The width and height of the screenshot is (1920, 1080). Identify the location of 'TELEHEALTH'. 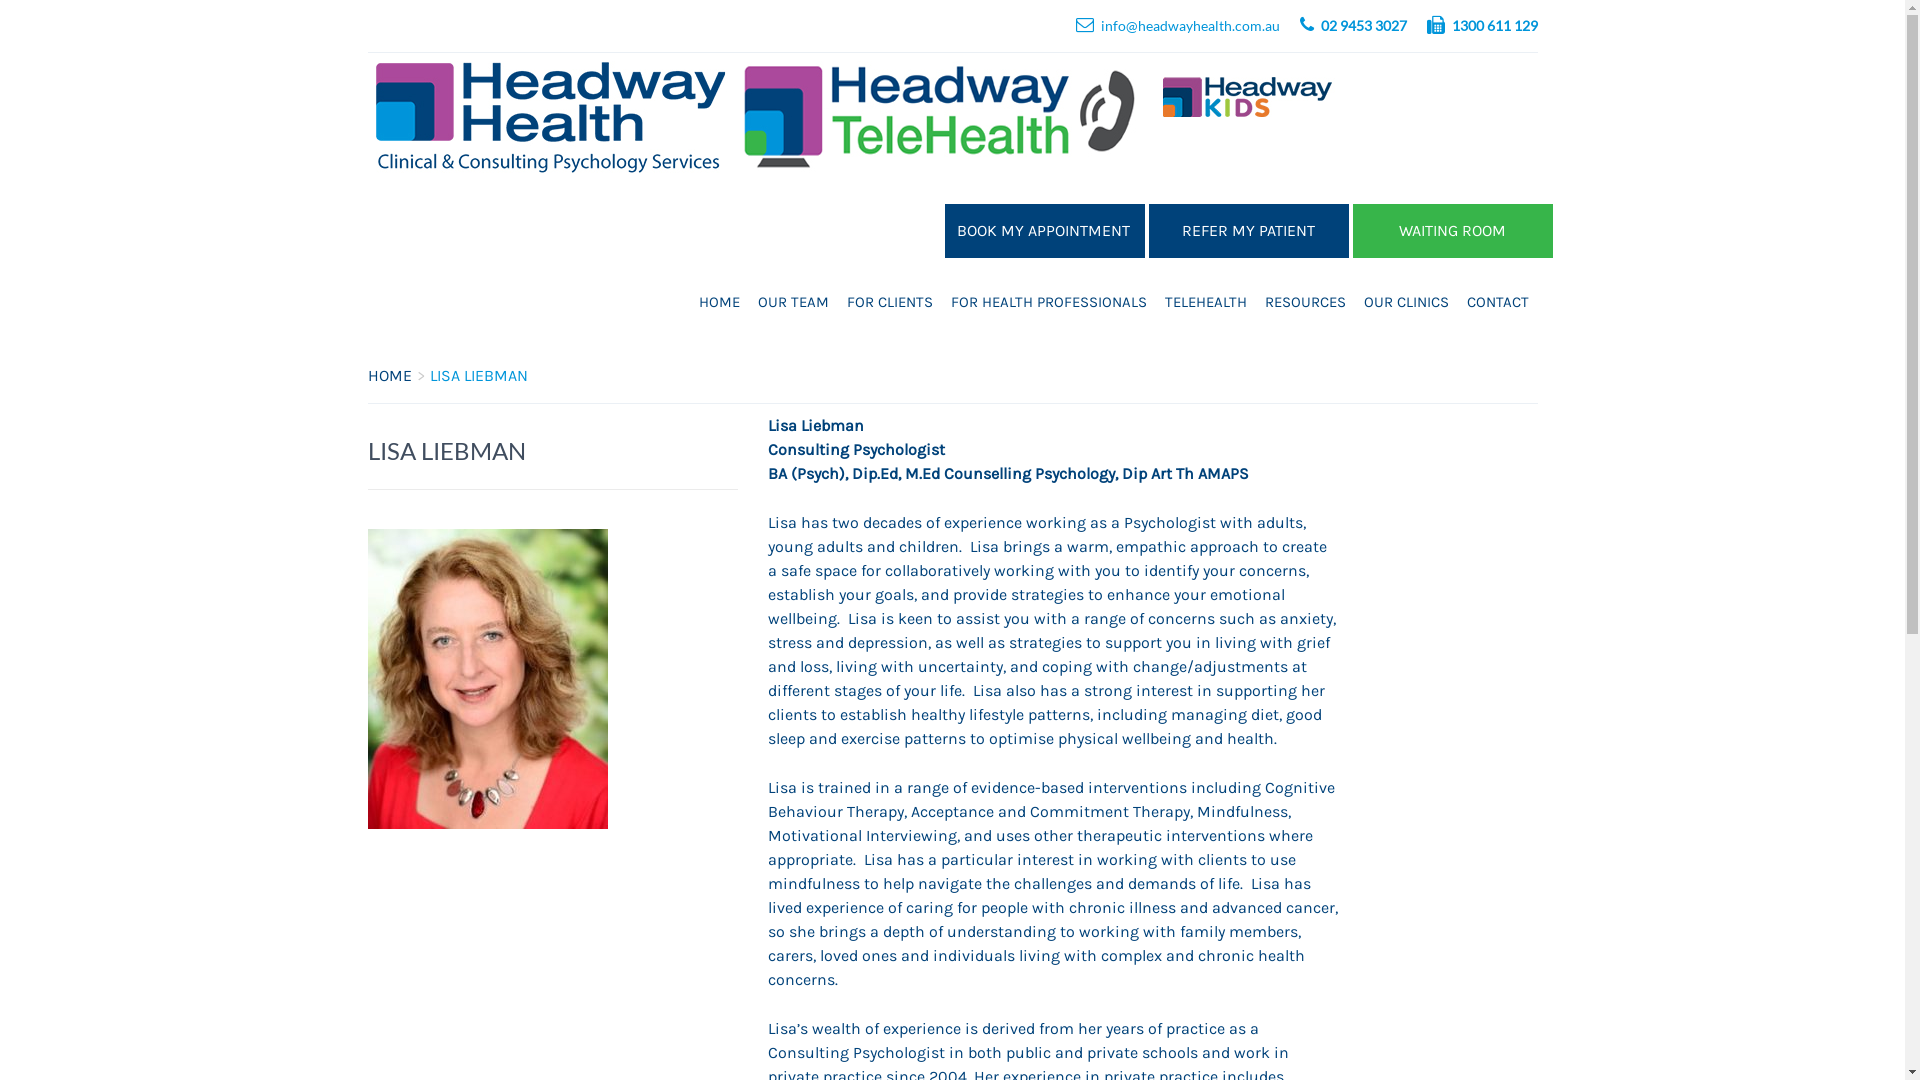
(1204, 301).